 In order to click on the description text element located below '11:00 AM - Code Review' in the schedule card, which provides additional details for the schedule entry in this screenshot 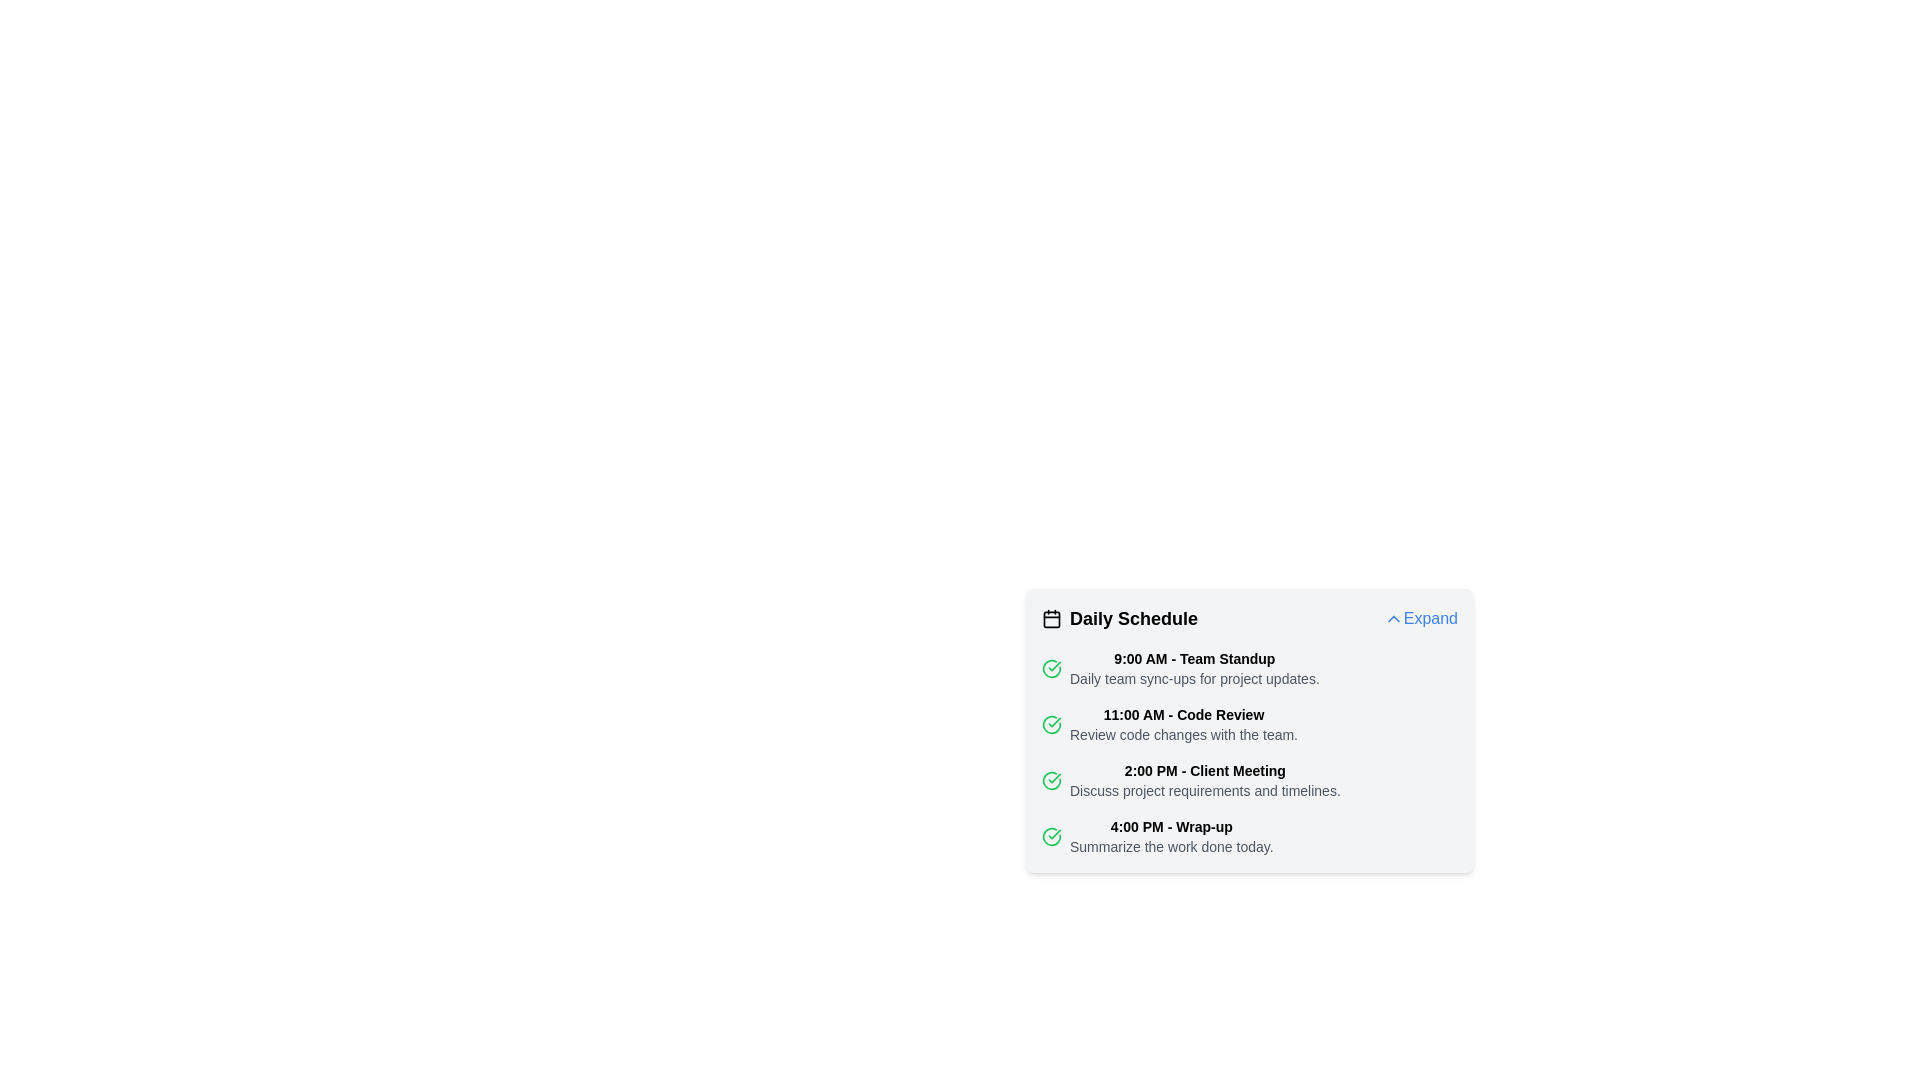, I will do `click(1184, 735)`.